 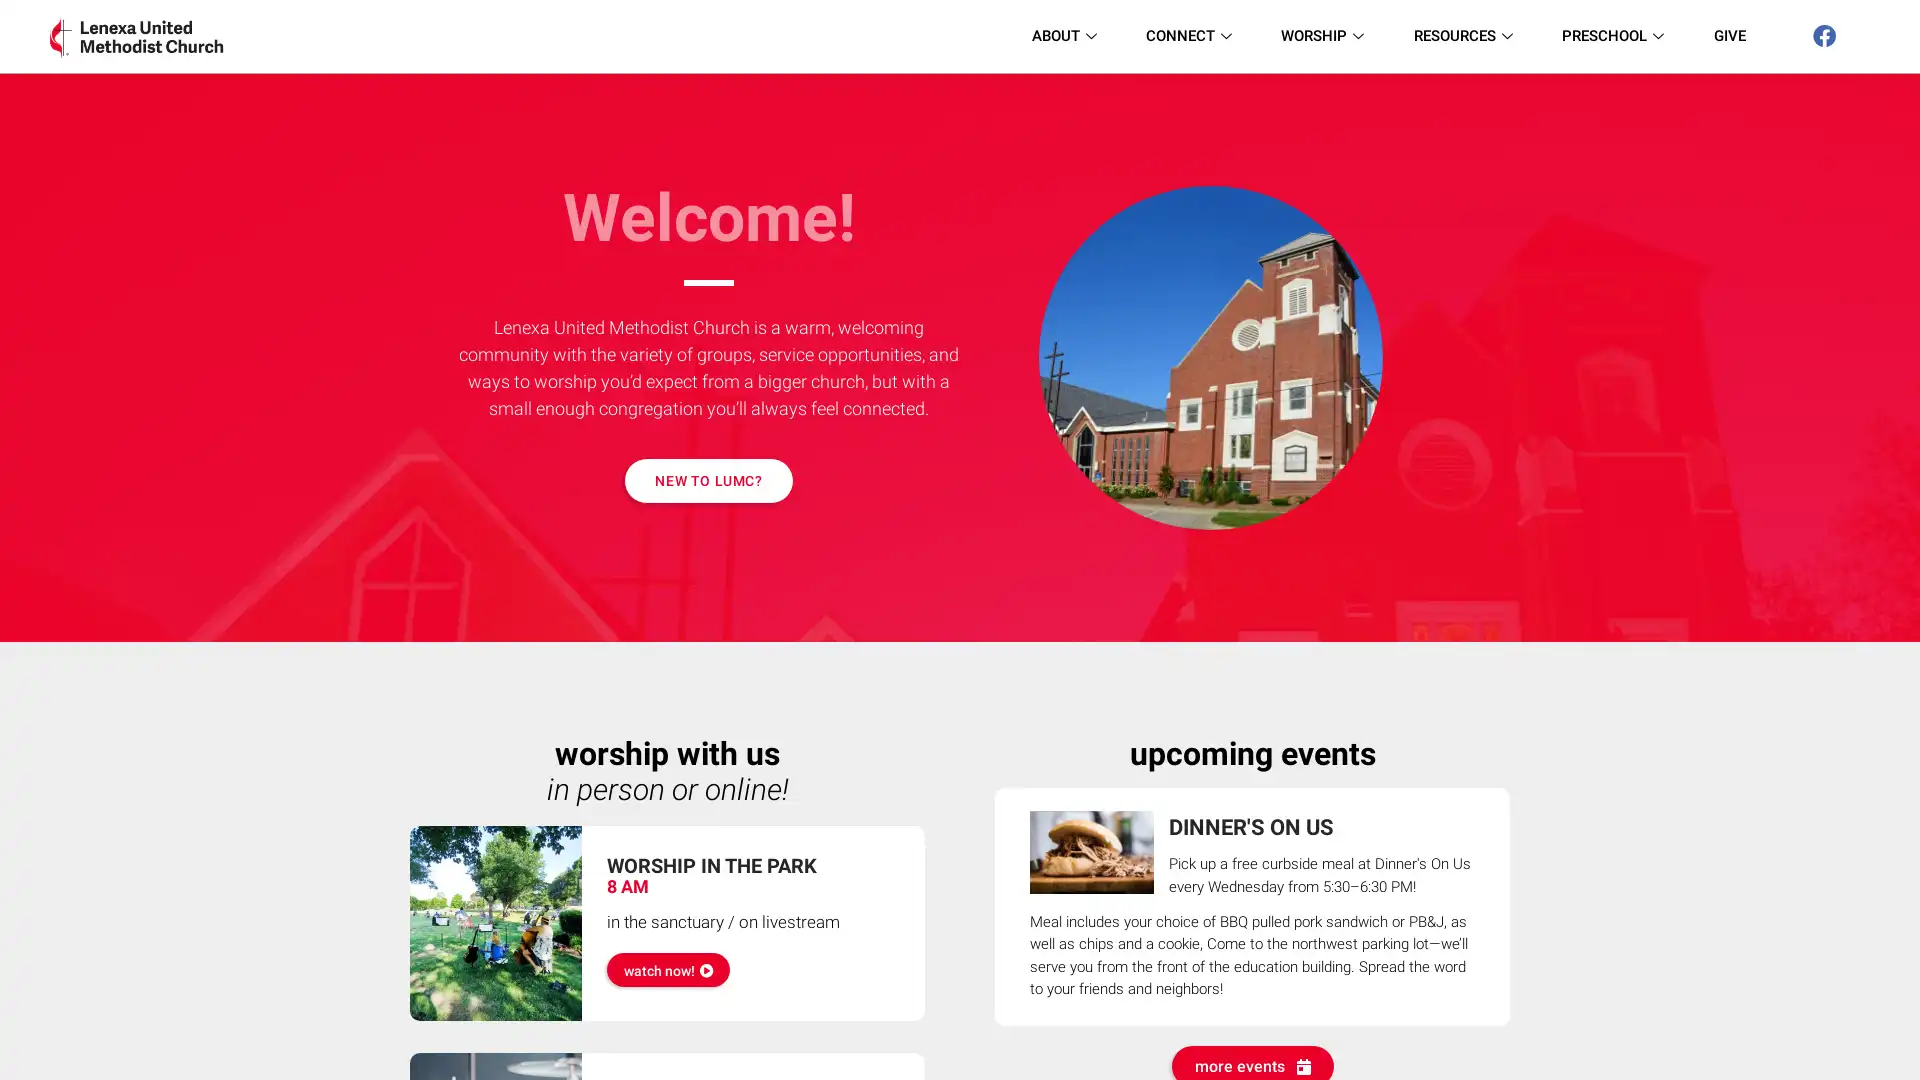 I want to click on watch now!, so click(x=667, y=967).